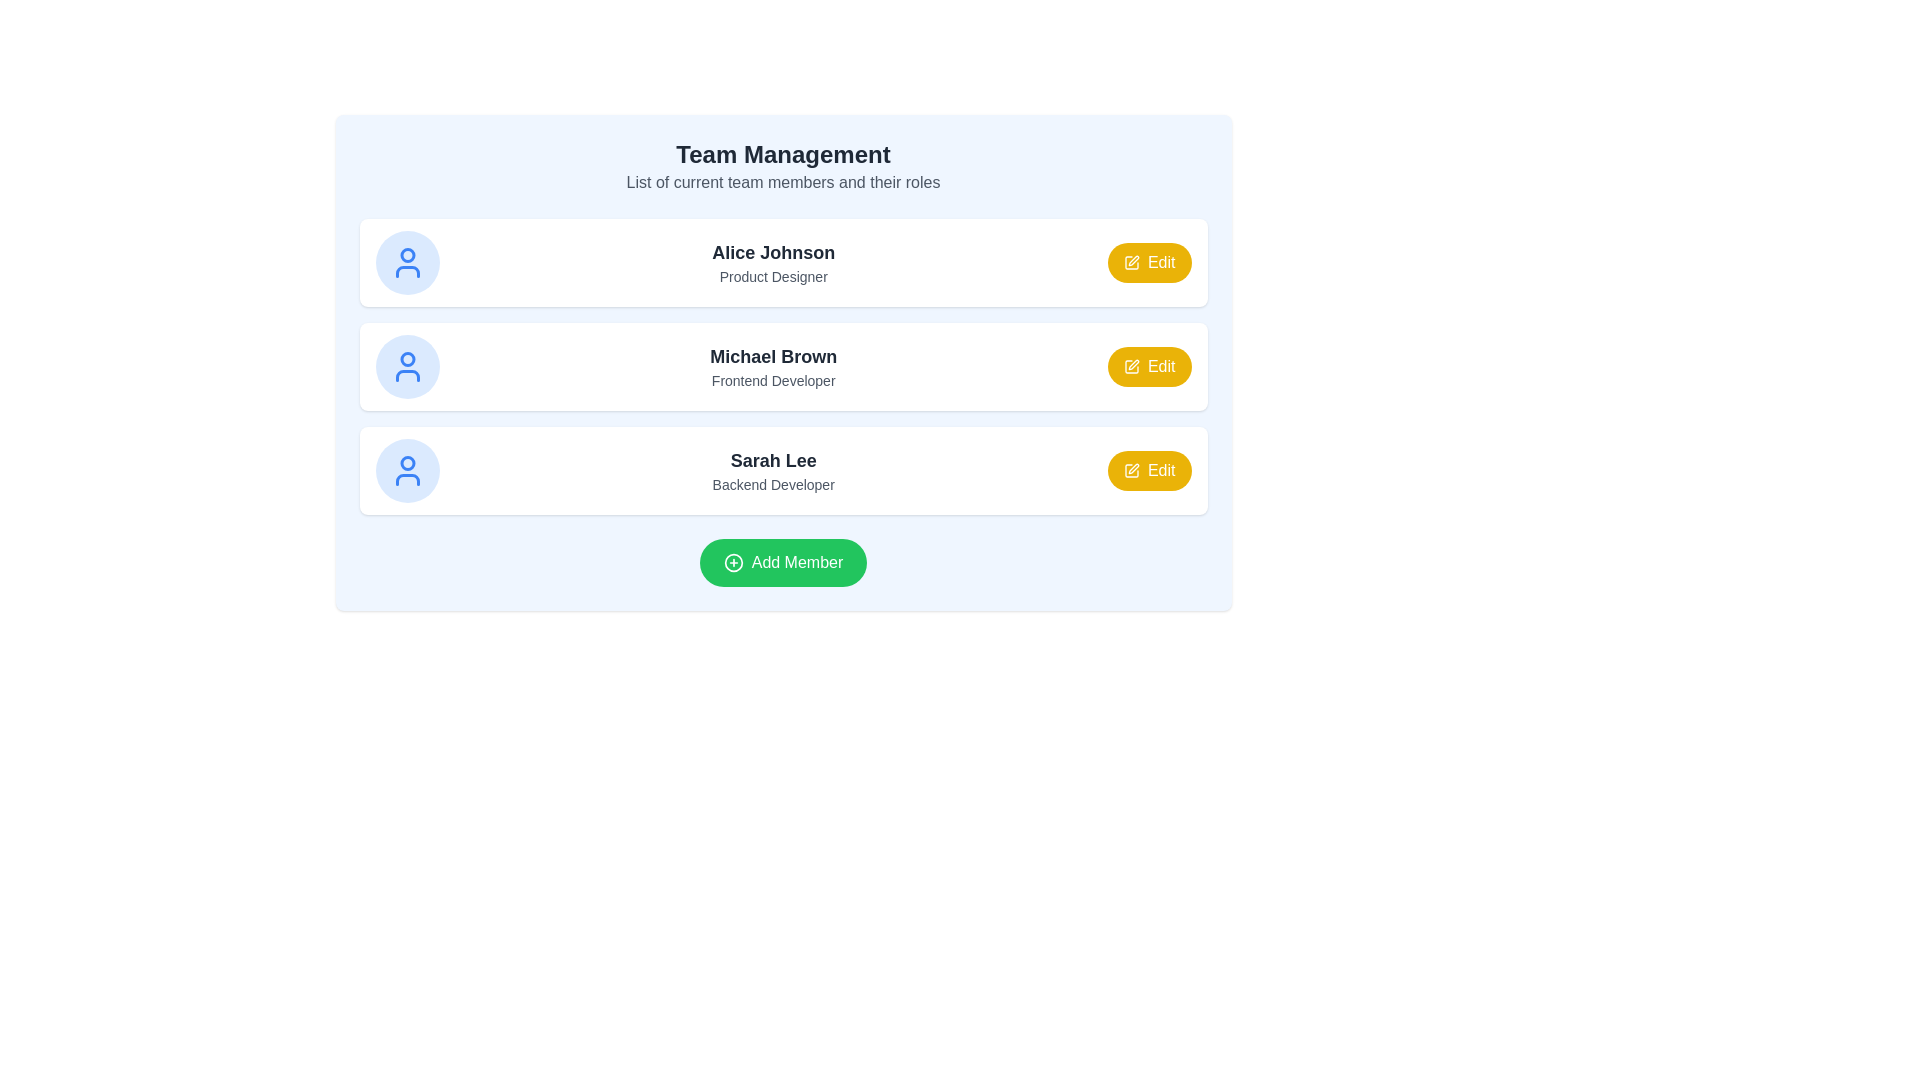  What do you see at coordinates (1149, 470) in the screenshot?
I see `the 'Edit' button with a yellow background and a pen icon in the 'Team Management' list for 'Sarah Lee', located in the third card from the top, to provide visual feedback` at bounding box center [1149, 470].